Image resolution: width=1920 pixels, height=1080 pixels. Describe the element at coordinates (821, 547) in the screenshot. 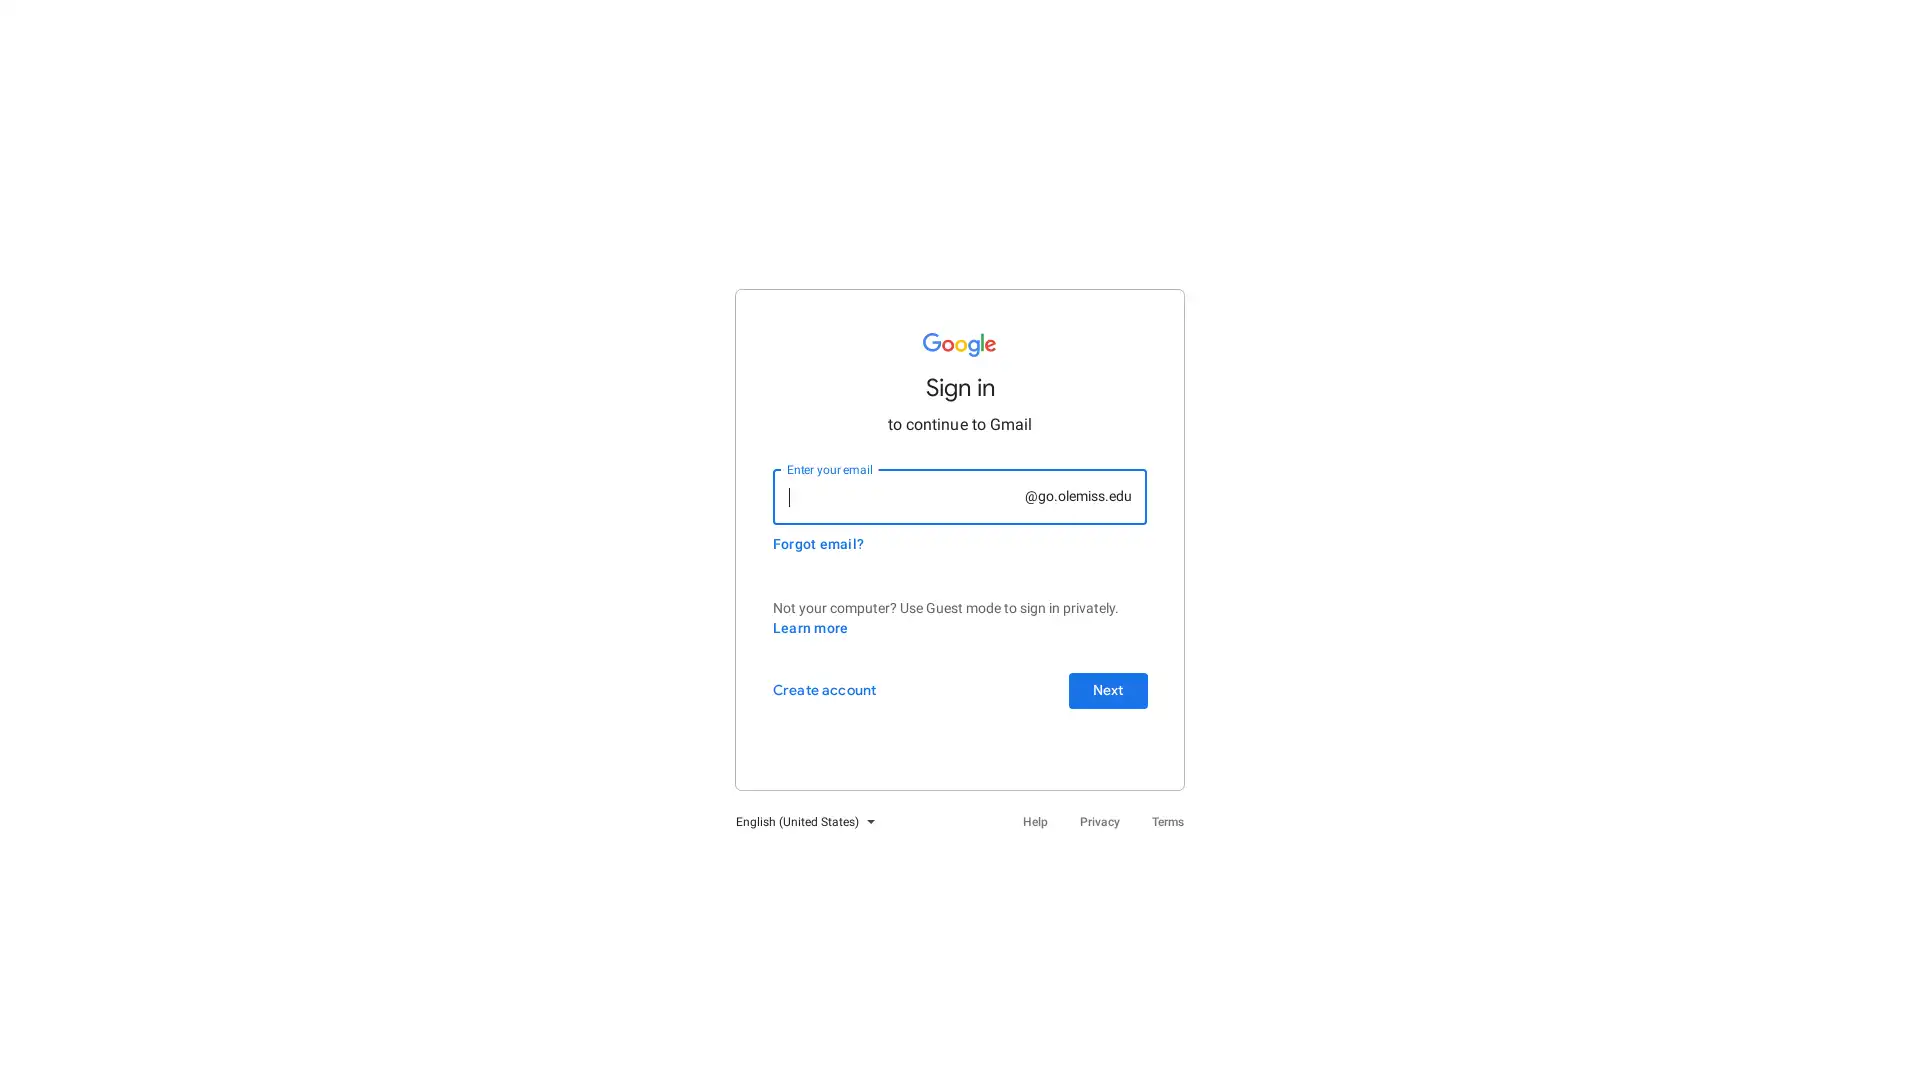

I see `Forgot email?` at that location.